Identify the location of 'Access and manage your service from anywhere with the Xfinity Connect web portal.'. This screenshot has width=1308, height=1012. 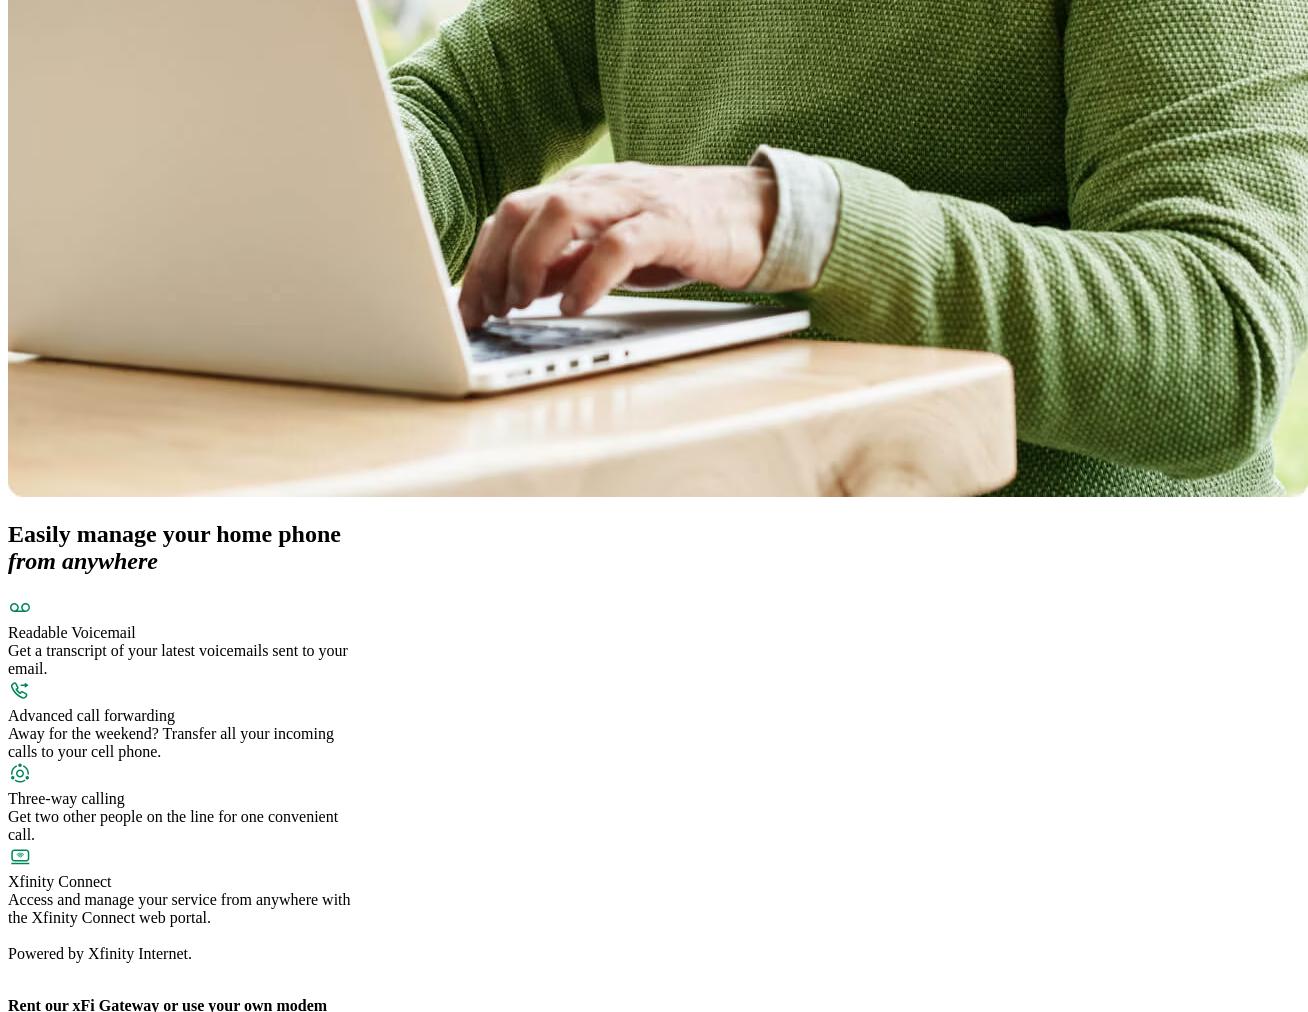
(179, 908).